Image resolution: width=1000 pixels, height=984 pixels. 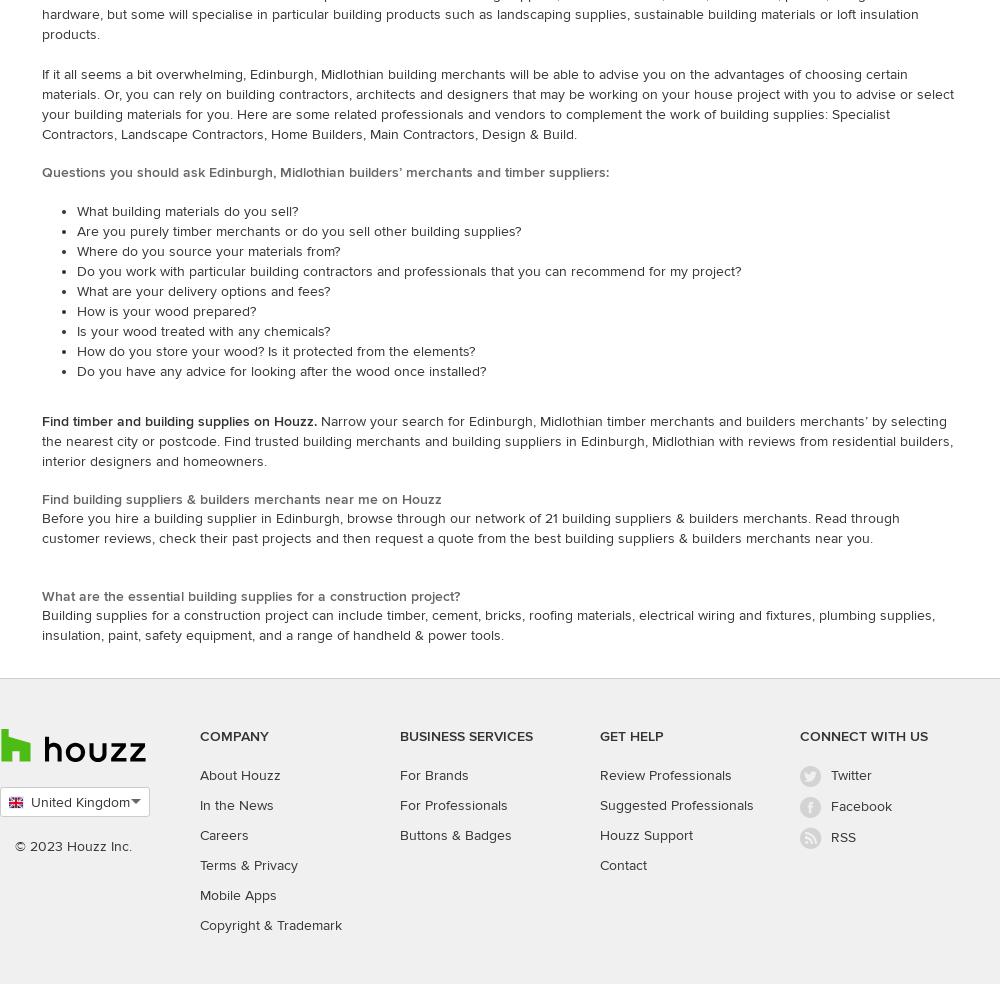 What do you see at coordinates (244, 864) in the screenshot?
I see `'&'` at bounding box center [244, 864].